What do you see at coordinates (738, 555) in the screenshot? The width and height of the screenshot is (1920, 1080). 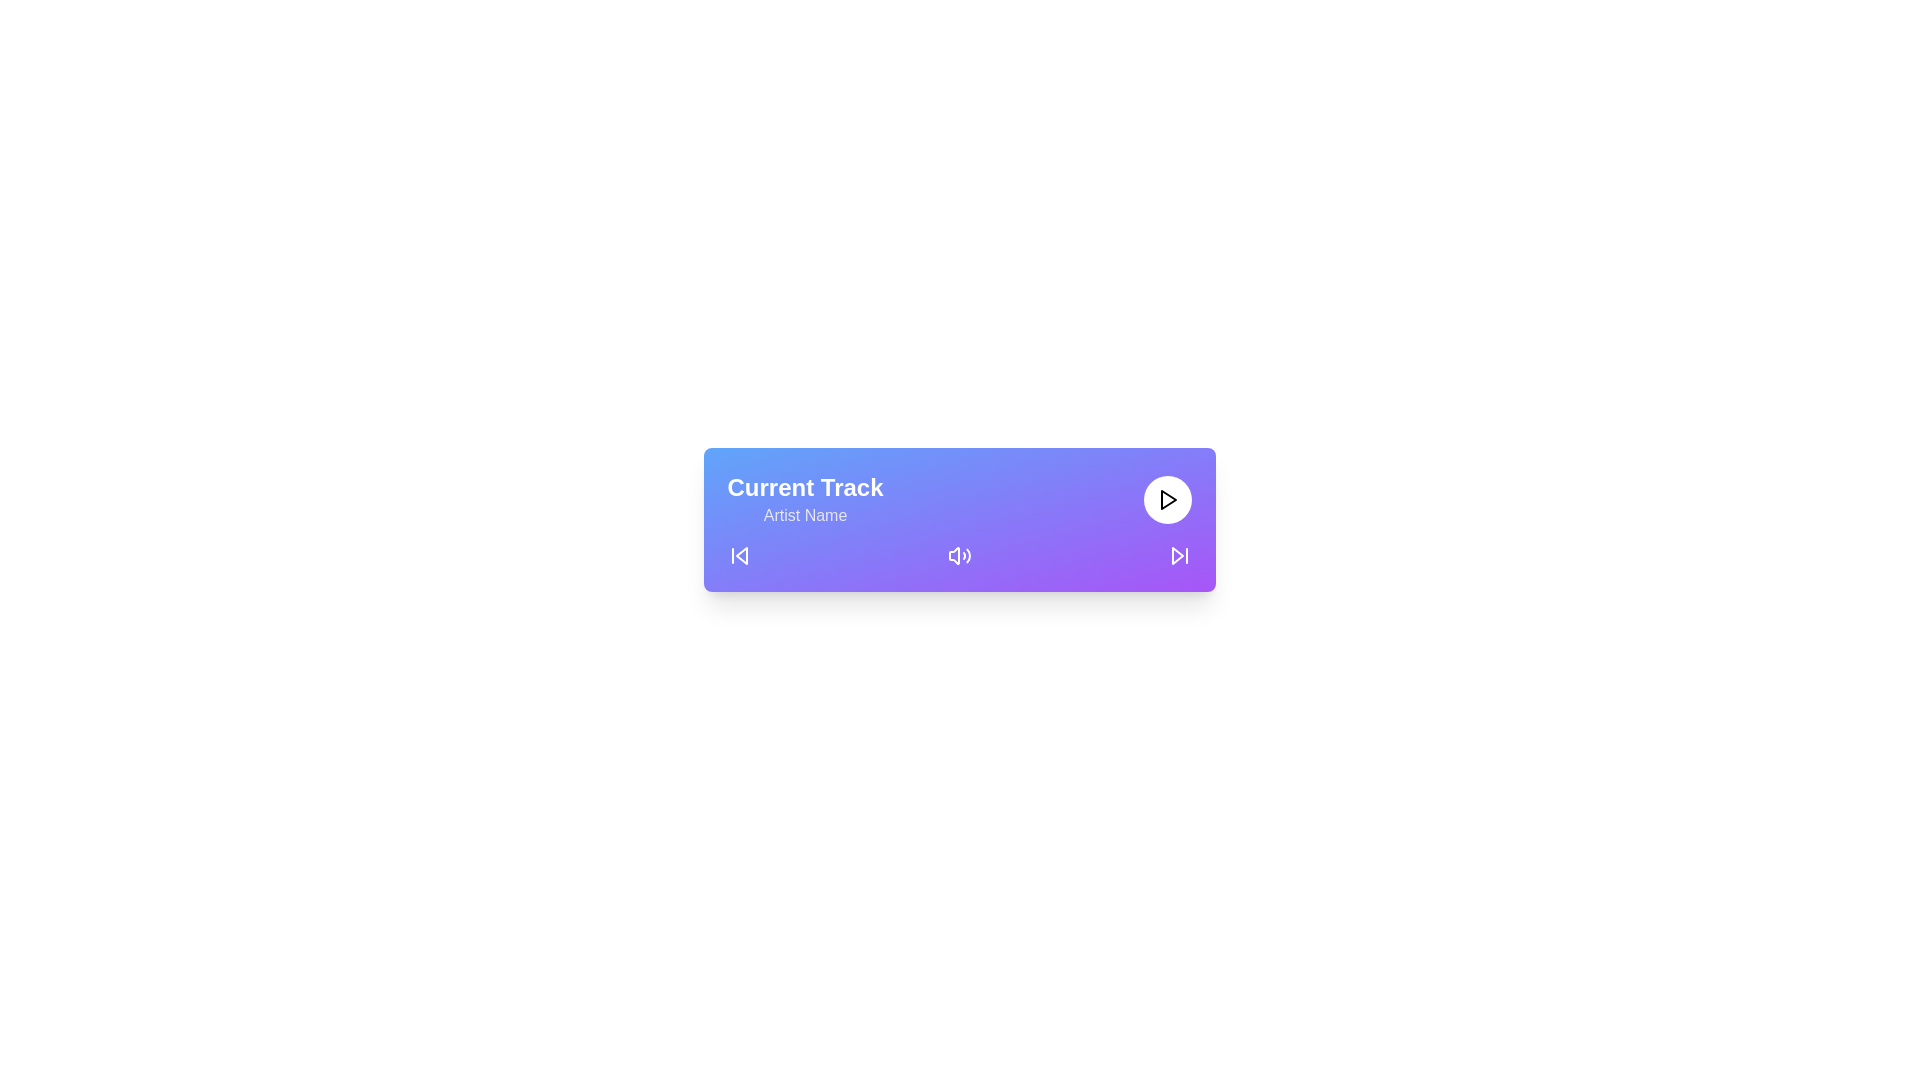 I see `the backward skip button positioned on the far left of the horizontal layout to possibly see a tooltip or highlight effect` at bounding box center [738, 555].